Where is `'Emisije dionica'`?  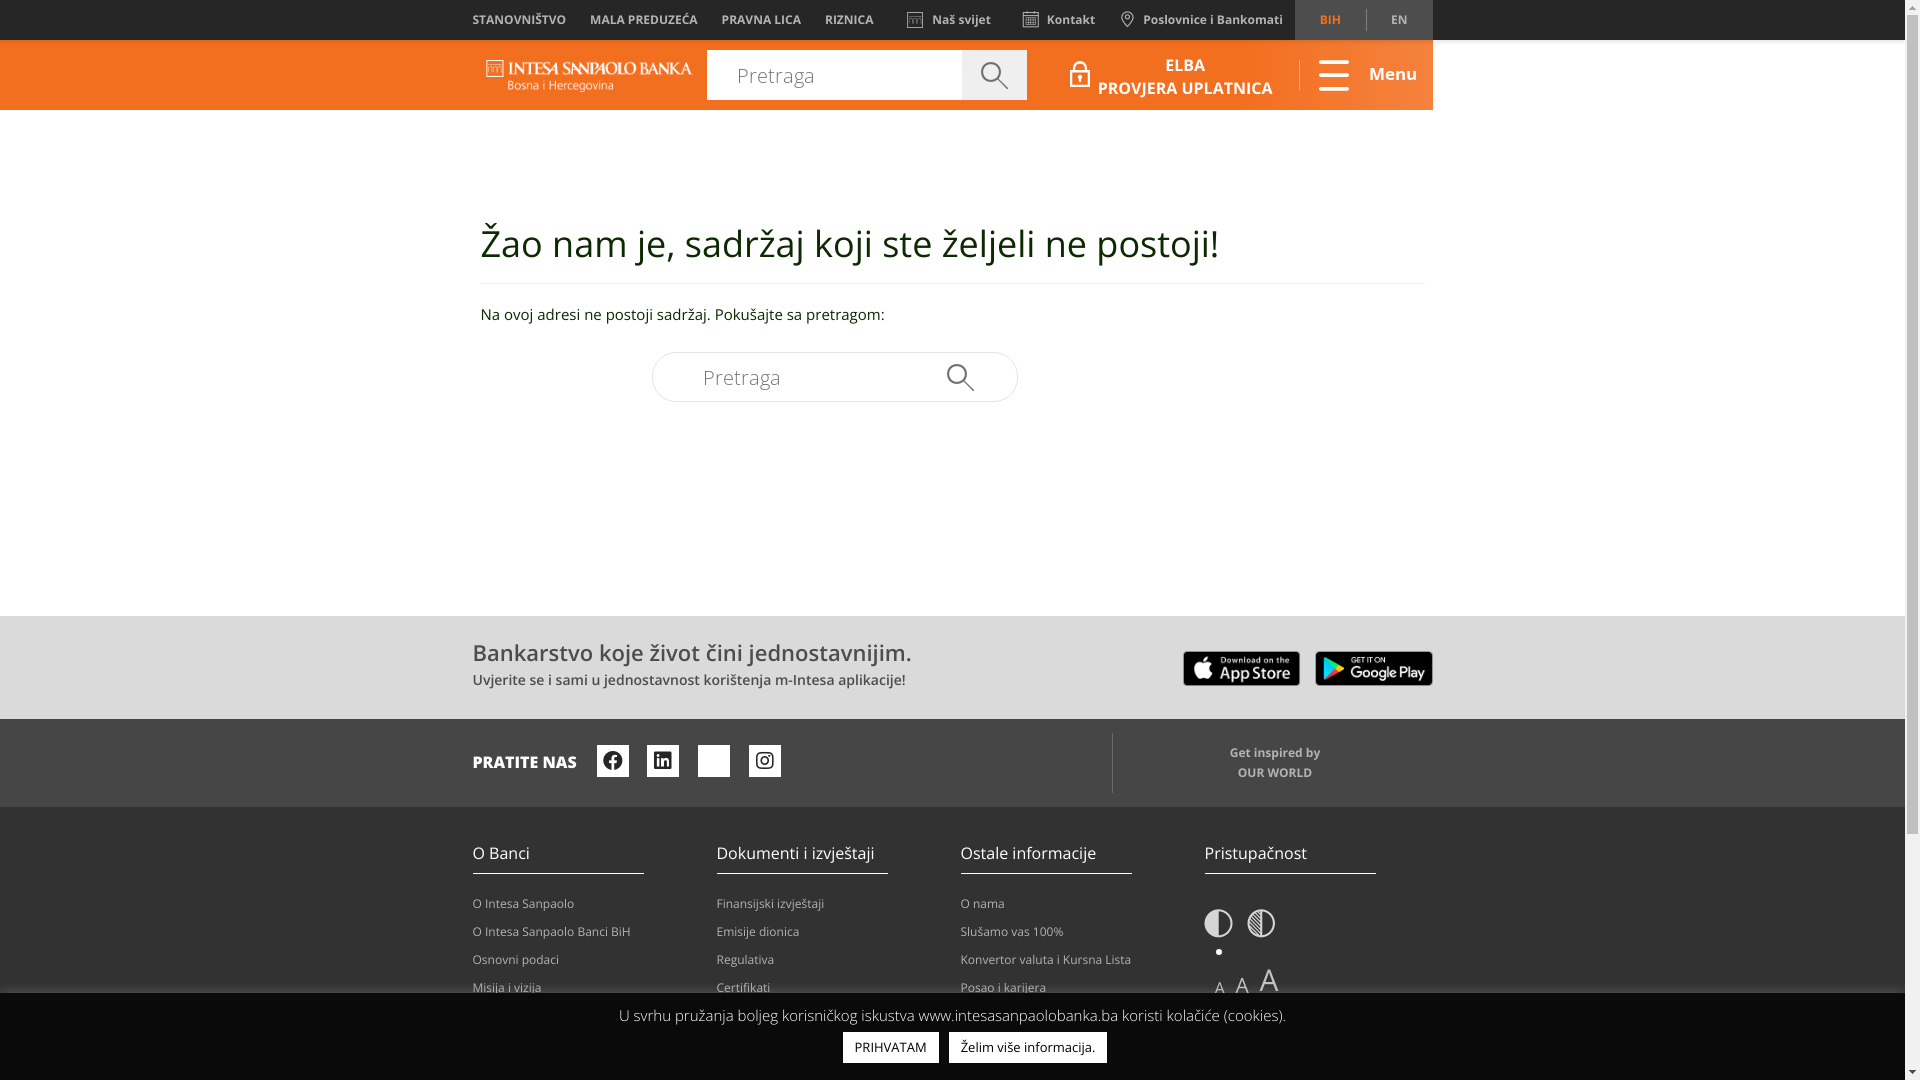 'Emisije dionica' is located at coordinates (830, 932).